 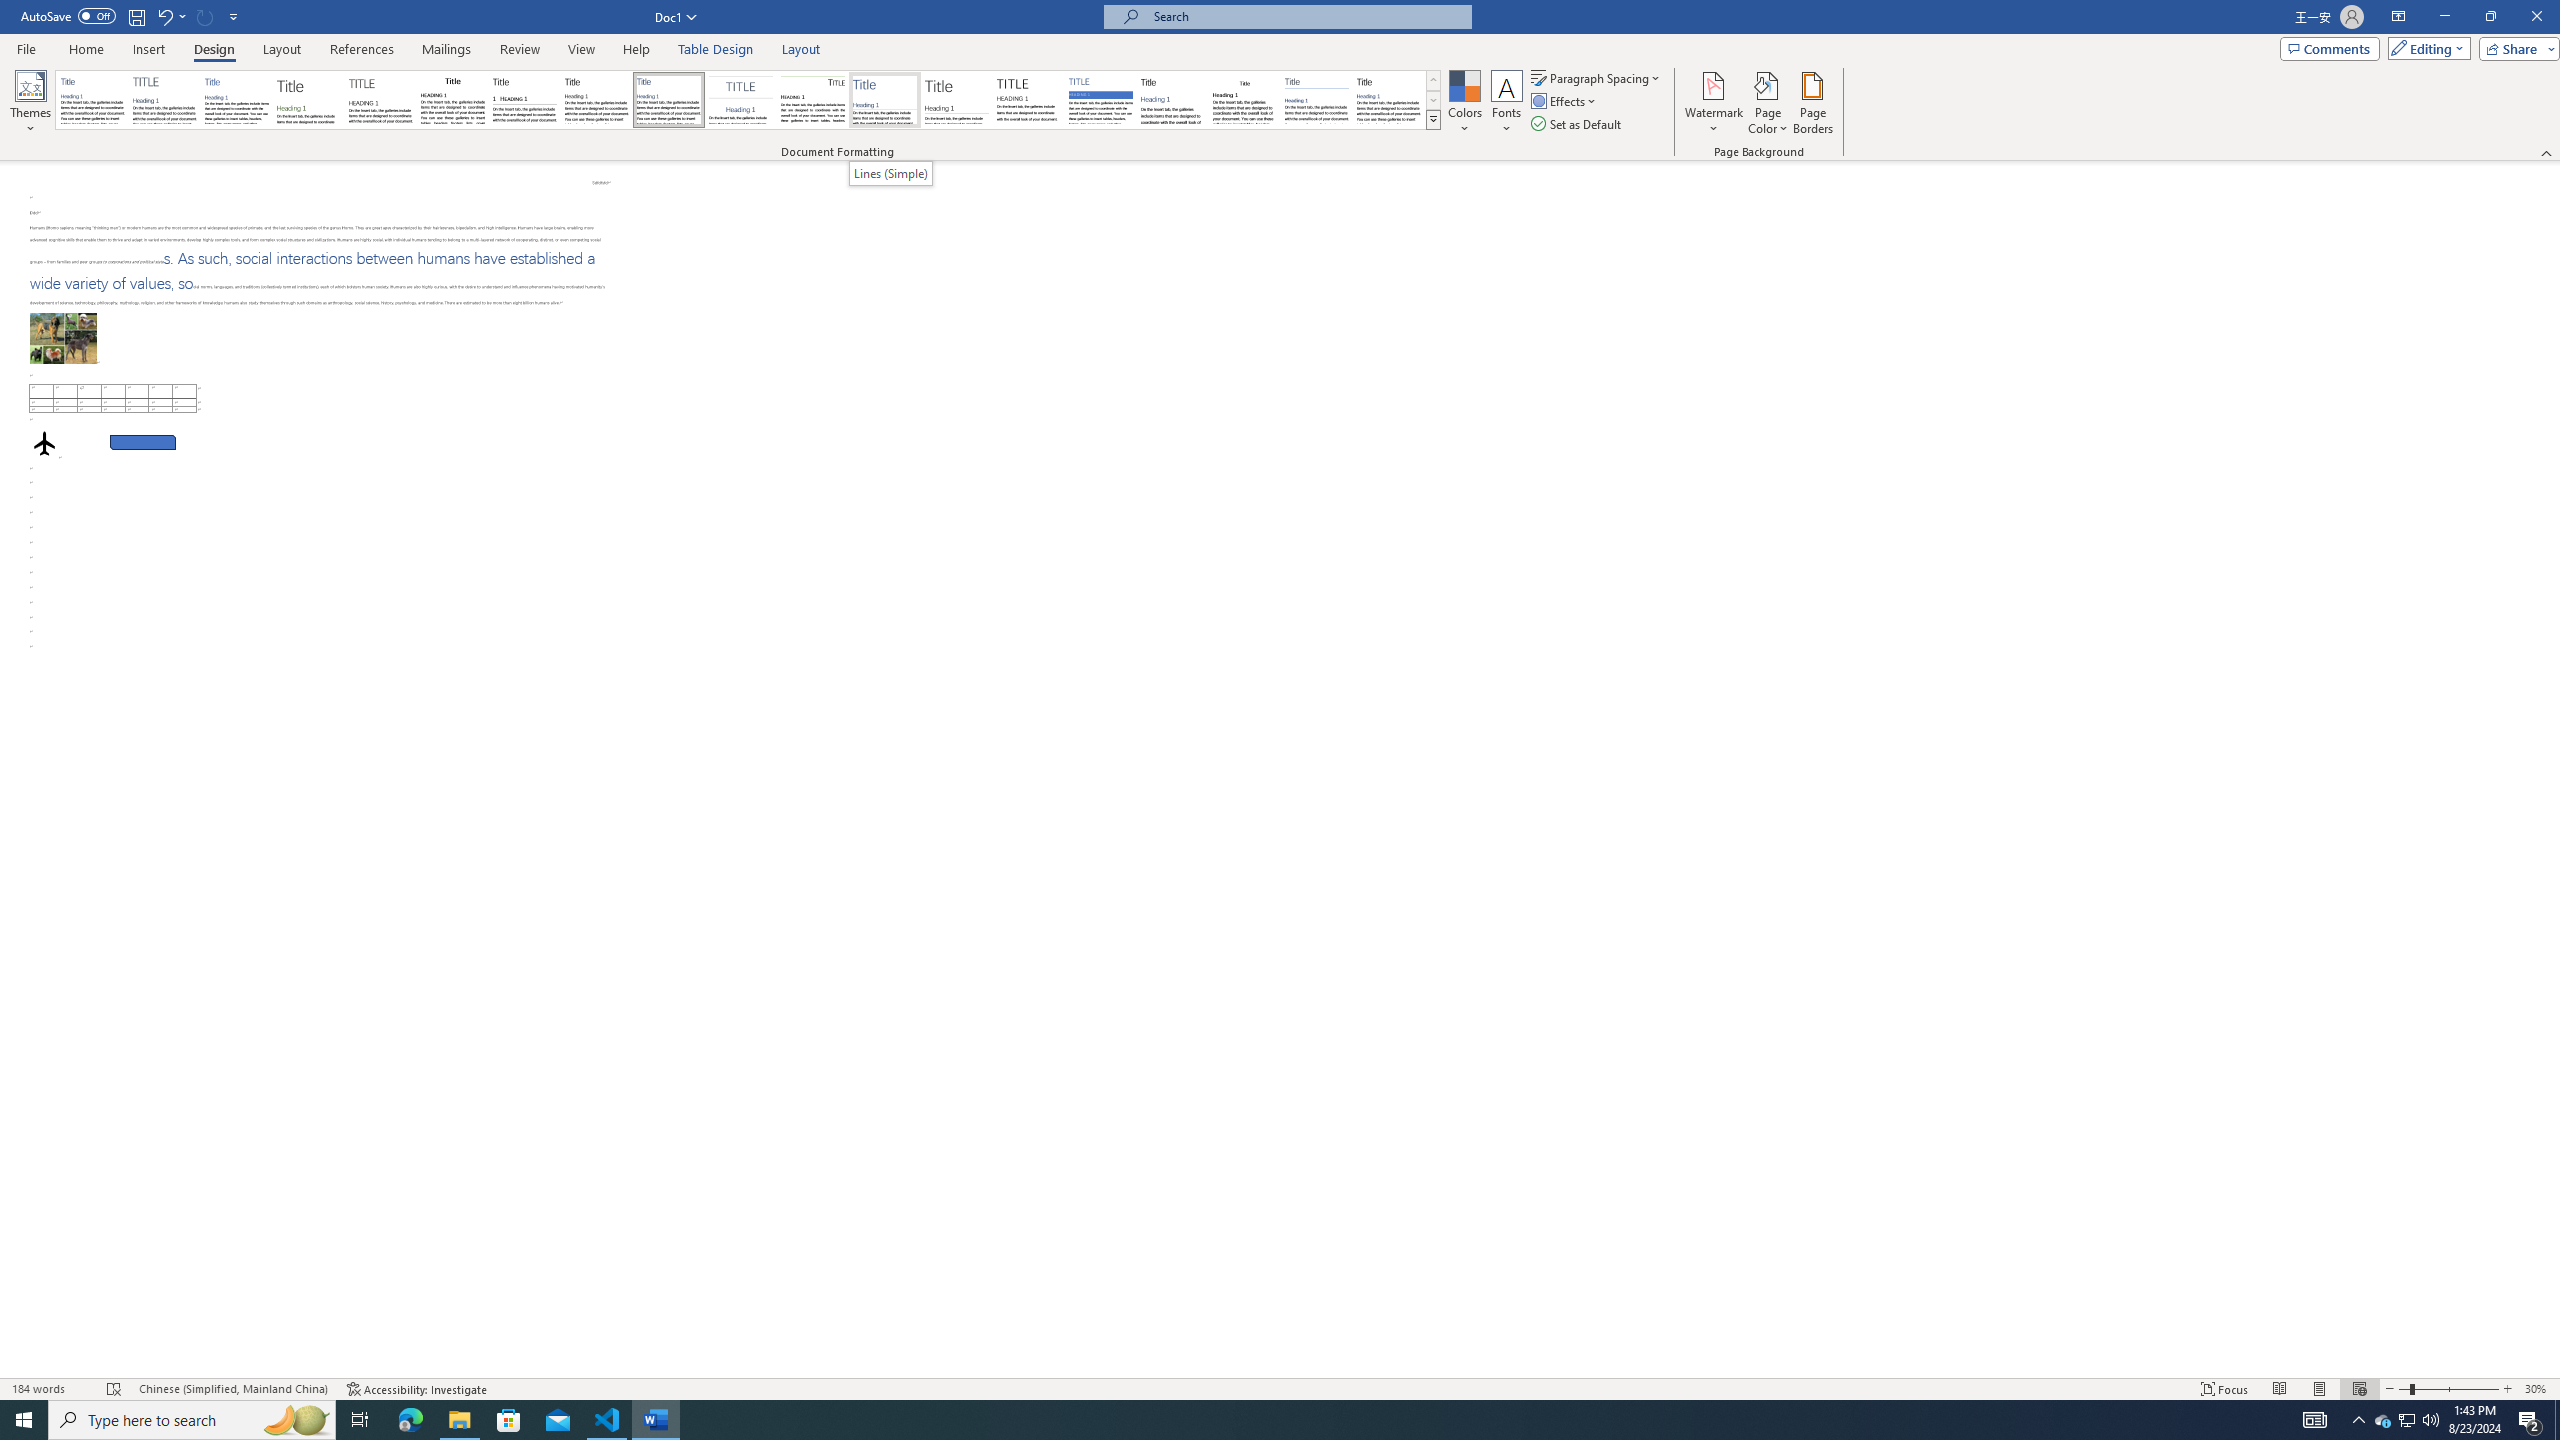 I want to click on 'Black & White (Word 2013)', so click(x=595, y=99).